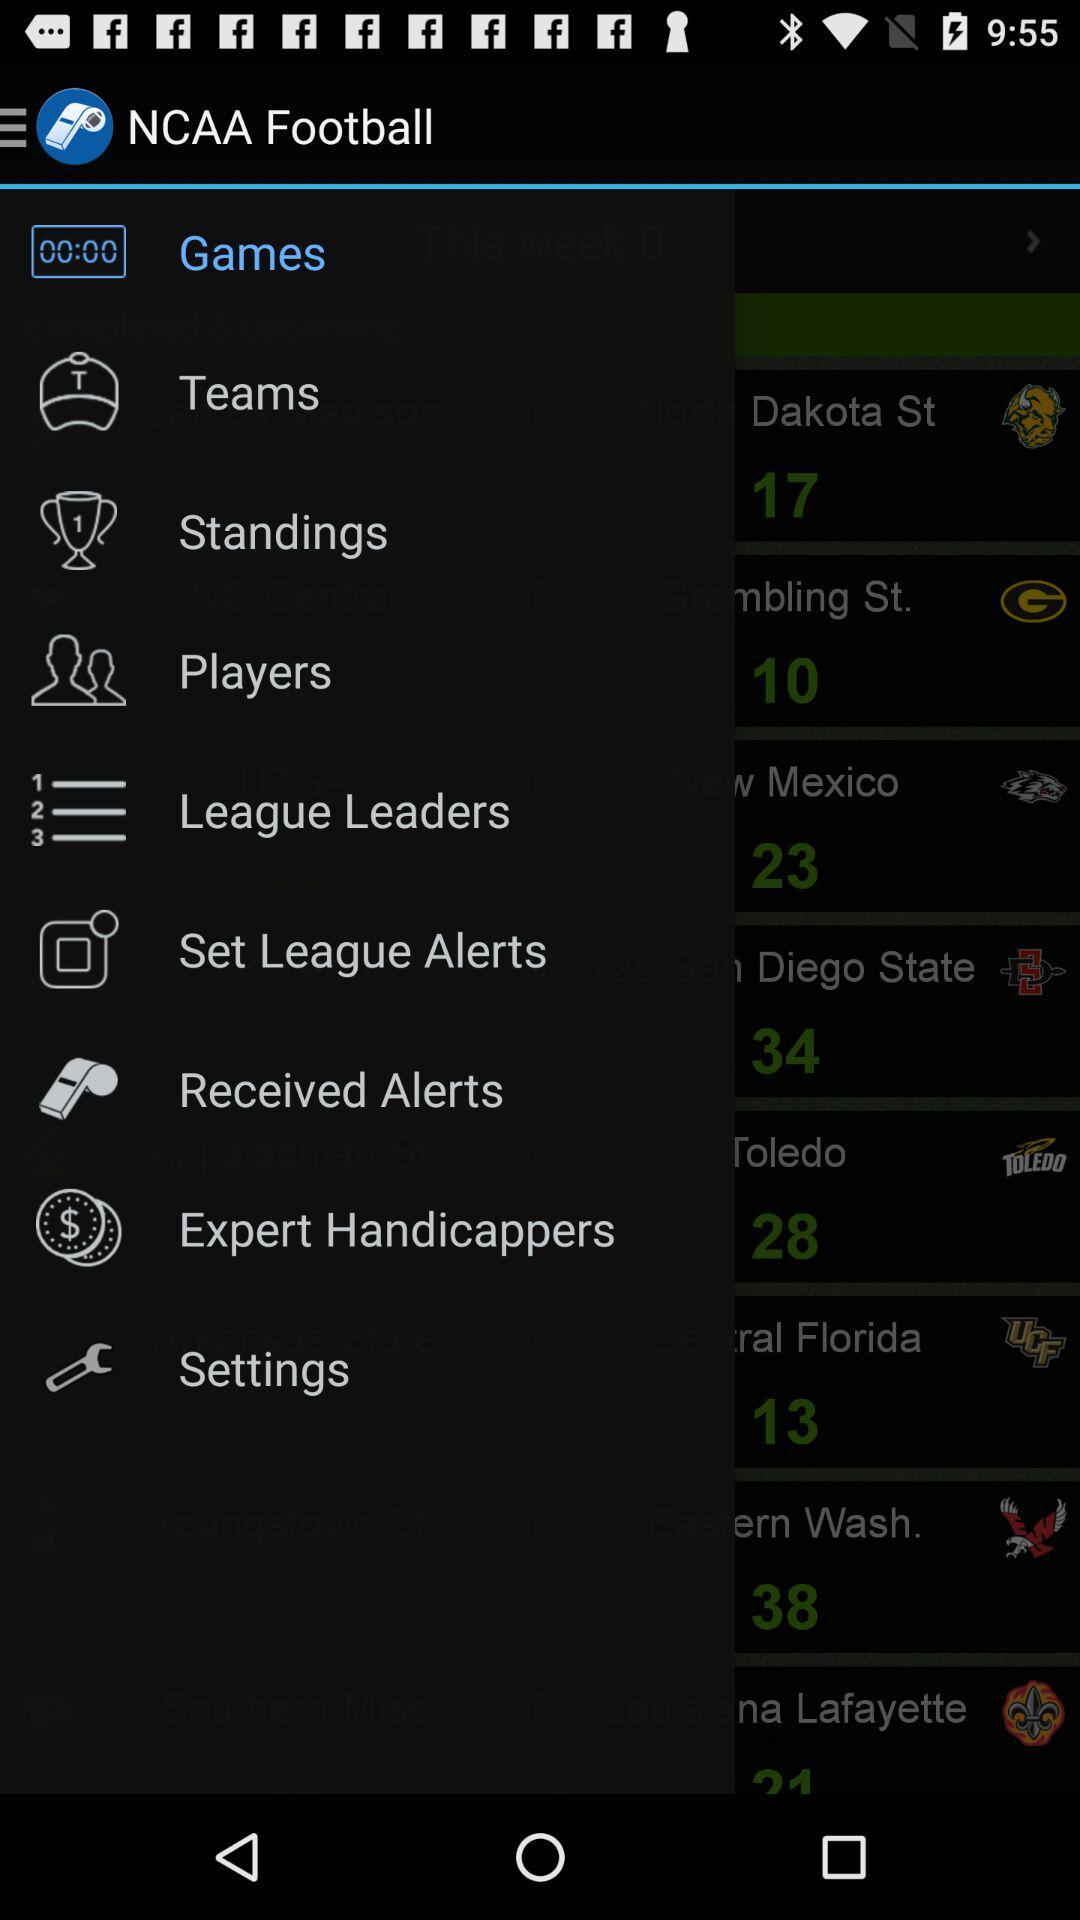 The width and height of the screenshot is (1080, 1920). I want to click on the ucf in florida, so click(1033, 1343).